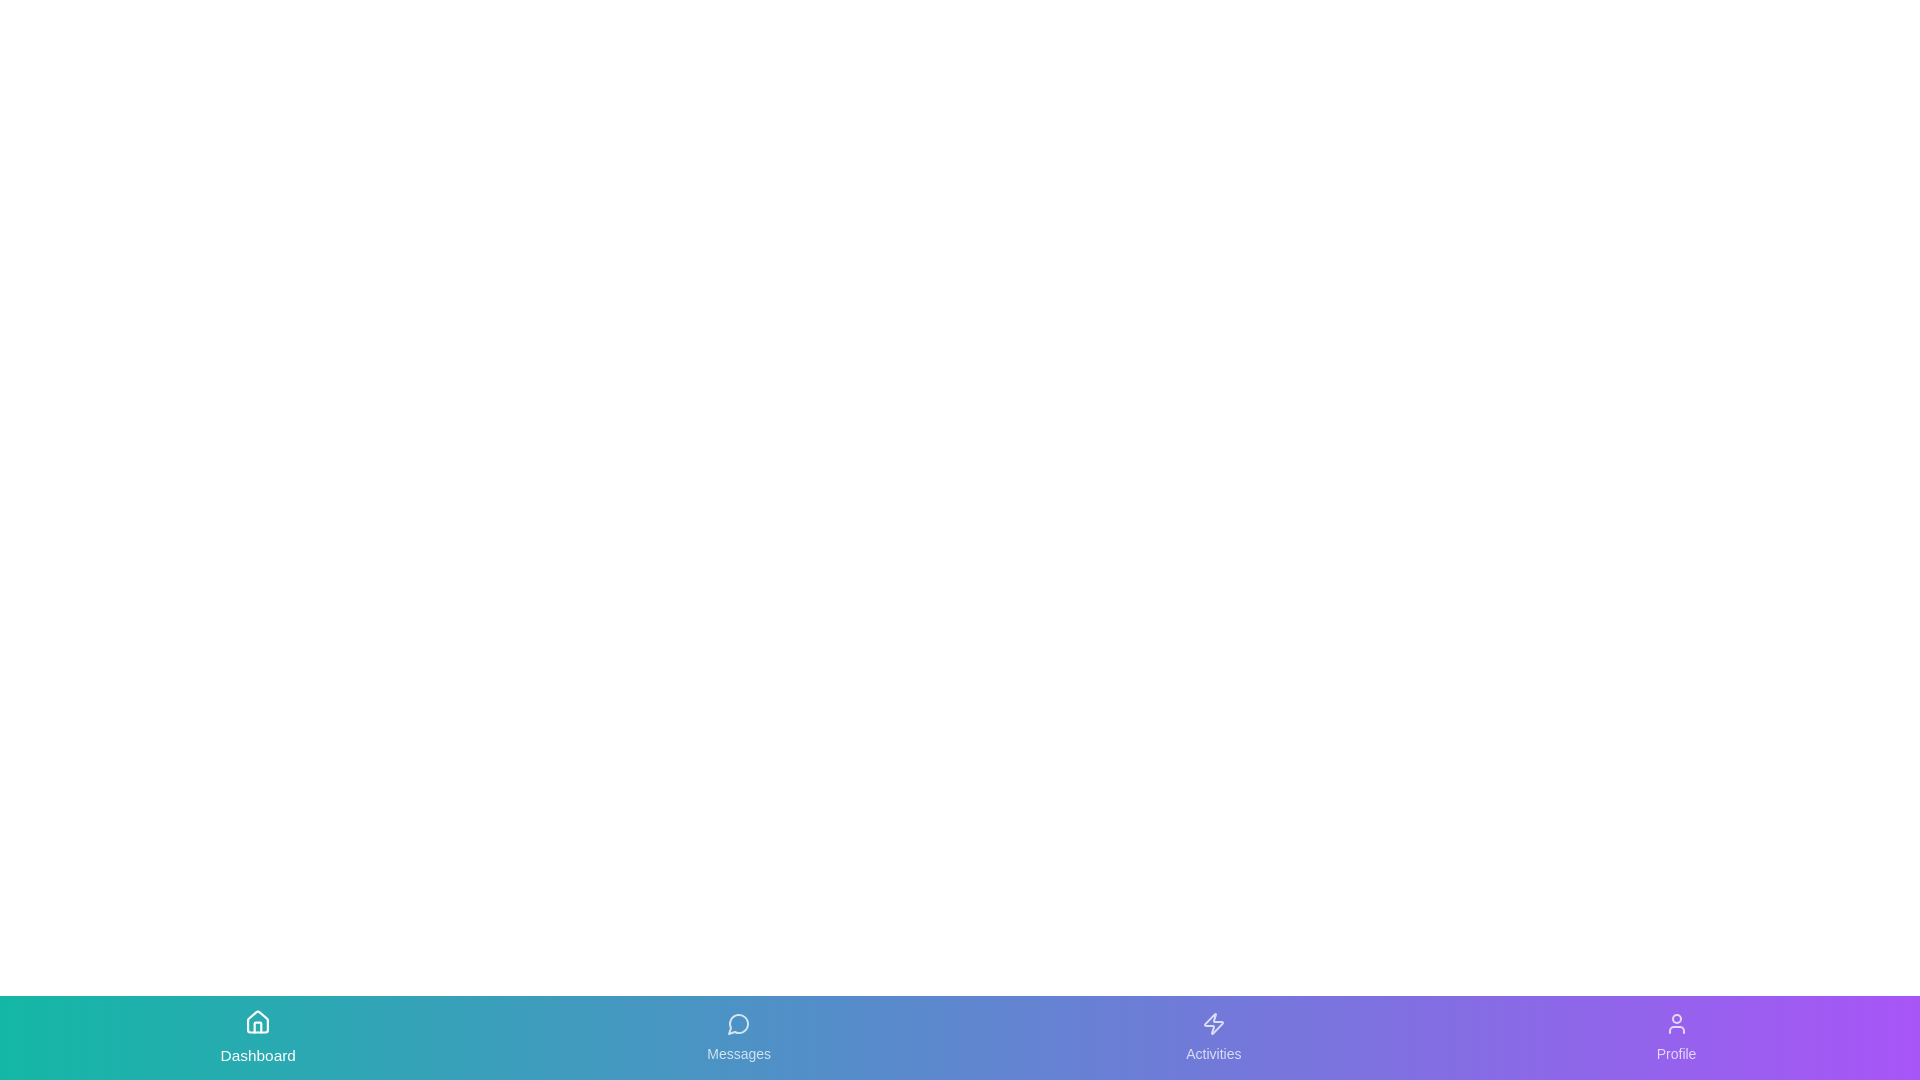 The width and height of the screenshot is (1920, 1080). What do you see at coordinates (256, 1036) in the screenshot?
I see `the Dashboard tab in the navigation bar` at bounding box center [256, 1036].